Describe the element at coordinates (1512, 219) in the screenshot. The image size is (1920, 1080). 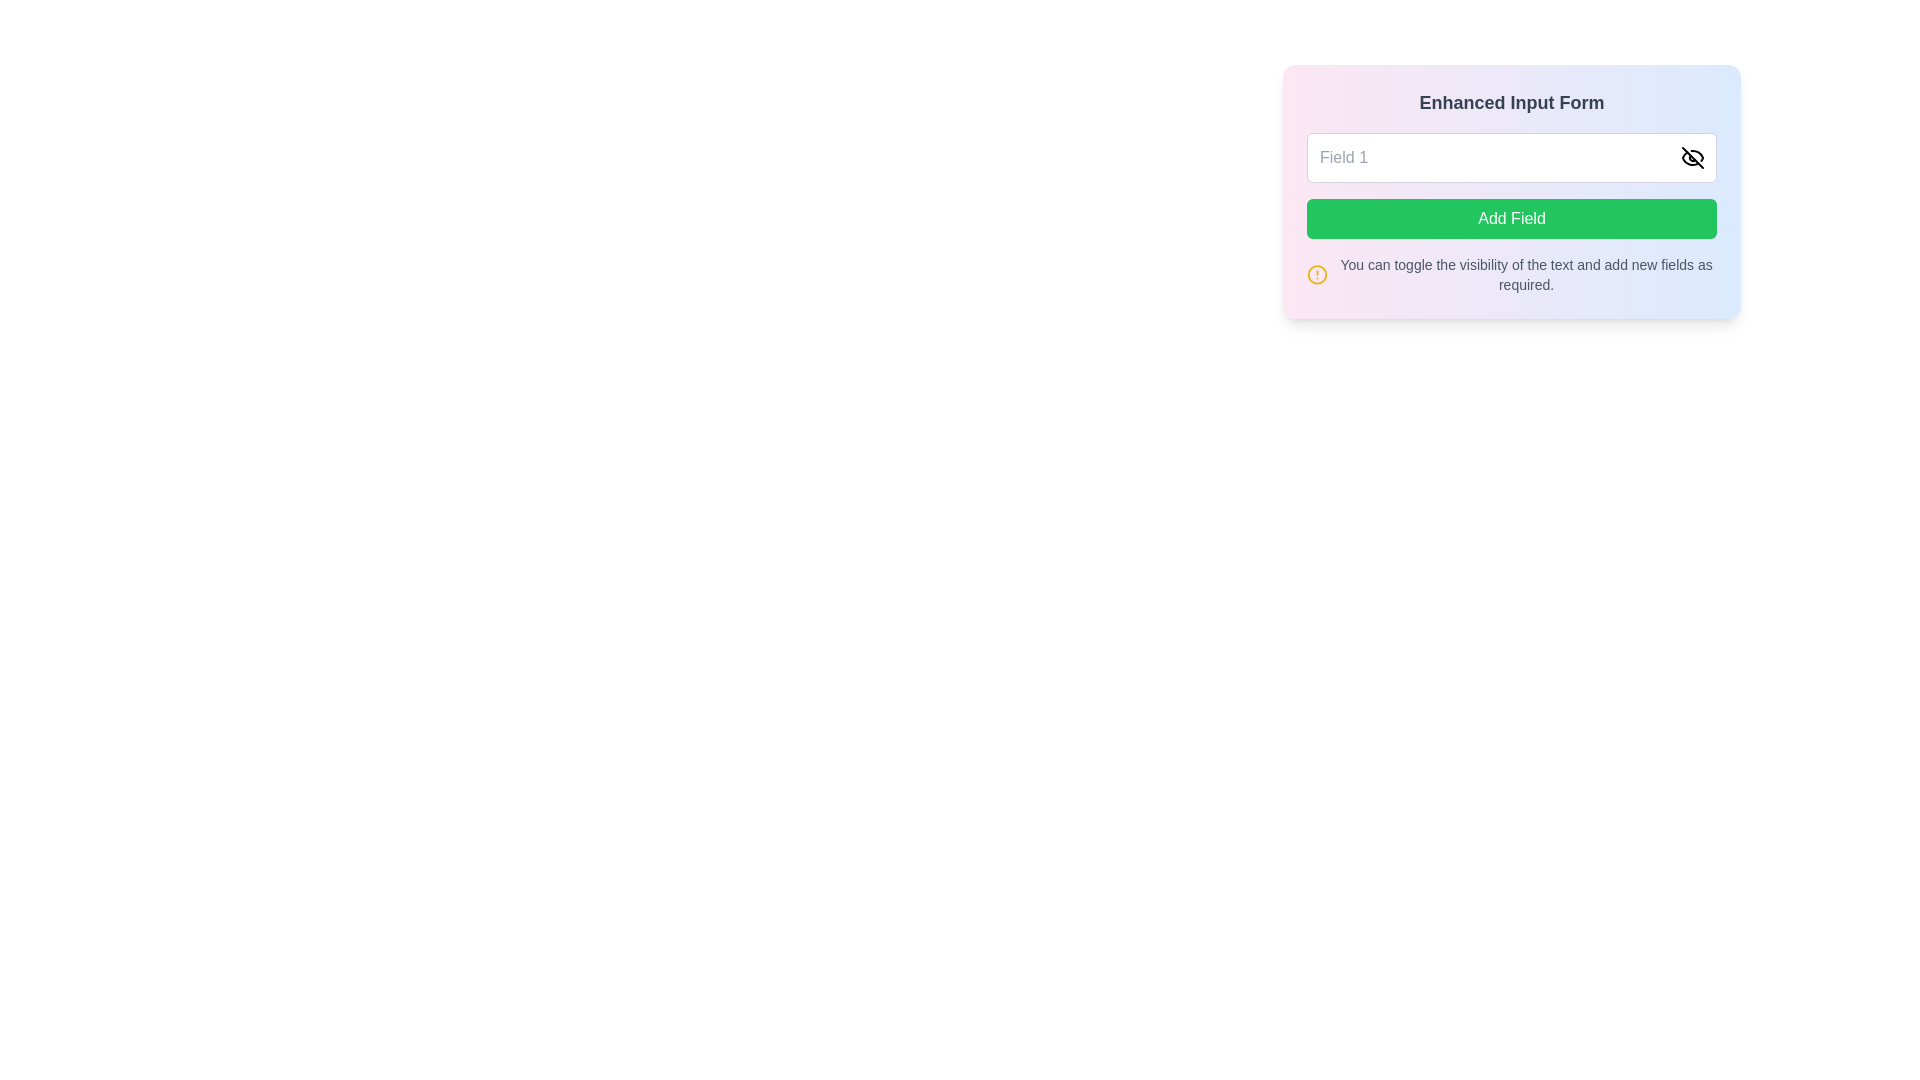
I see `the button for adding a new field to the form through keyboard navigation for accessibility` at that location.